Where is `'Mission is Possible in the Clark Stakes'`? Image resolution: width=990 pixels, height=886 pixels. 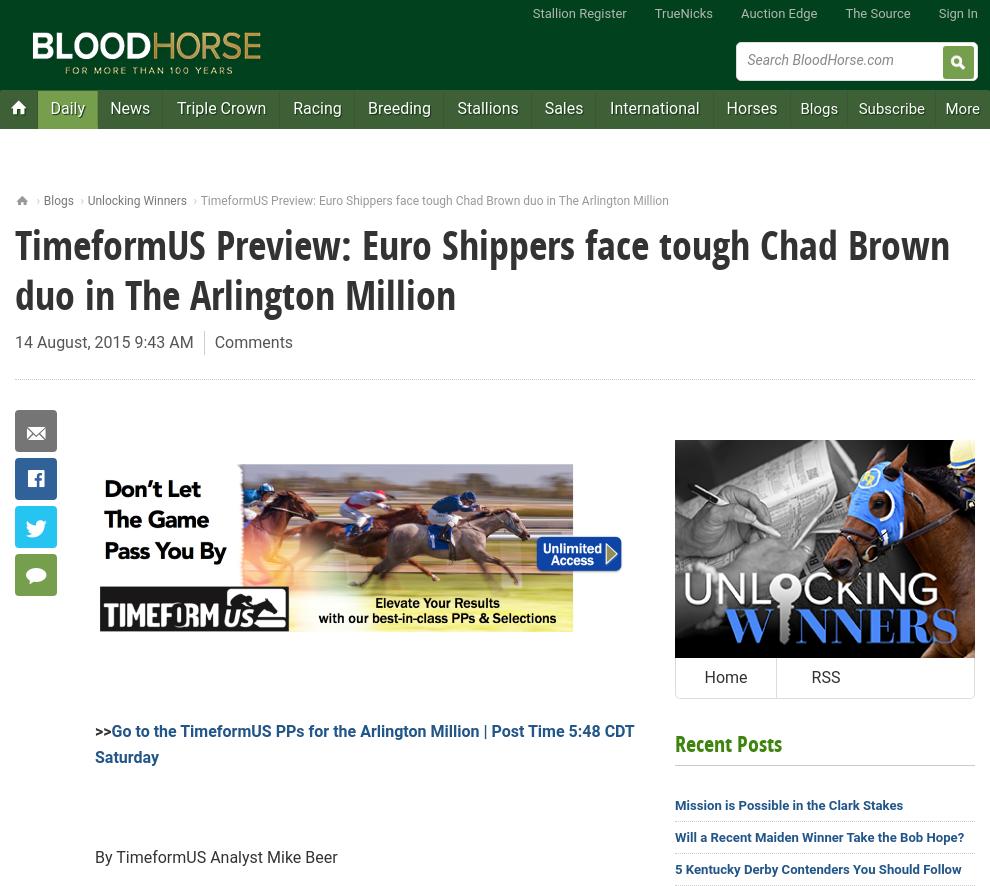
'Mission is Possible in the Clark Stakes' is located at coordinates (789, 805).